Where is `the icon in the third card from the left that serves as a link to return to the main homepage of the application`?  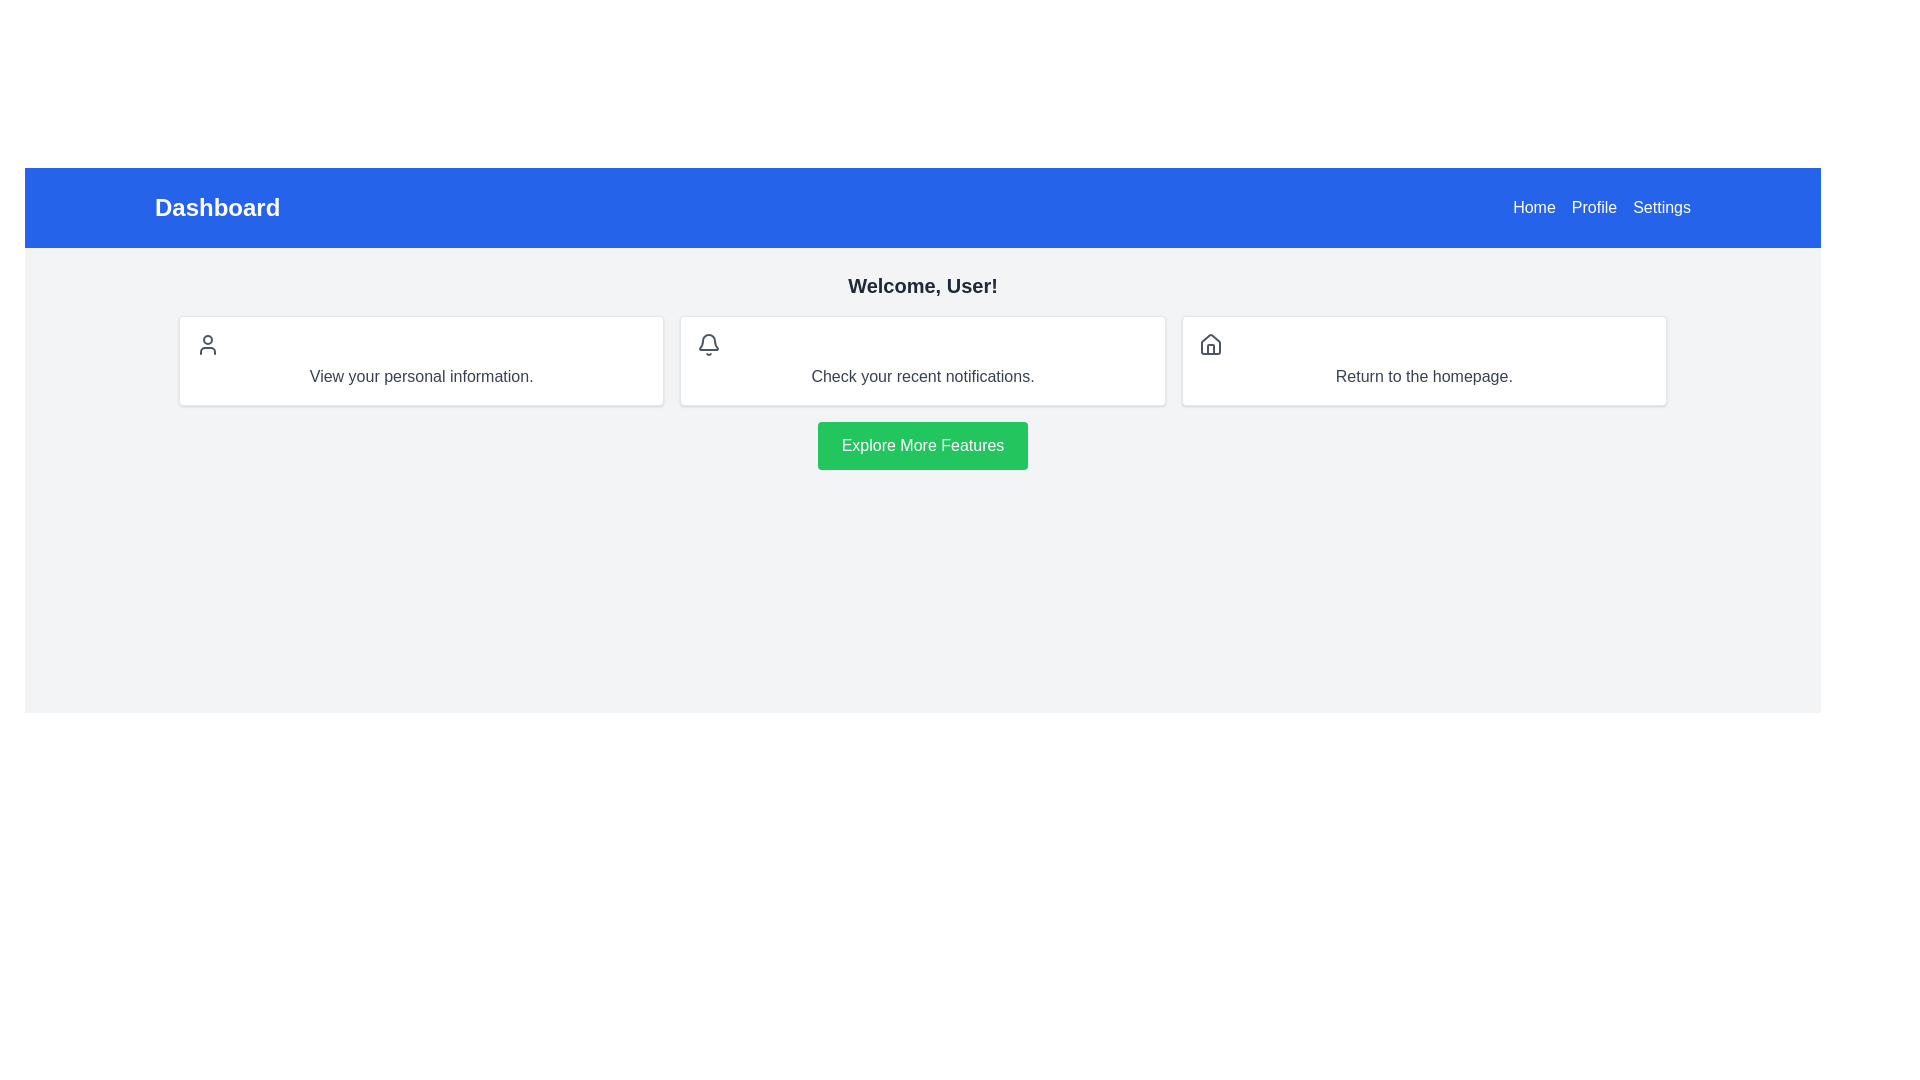 the icon in the third card from the left that serves as a link to return to the main homepage of the application is located at coordinates (1423, 361).